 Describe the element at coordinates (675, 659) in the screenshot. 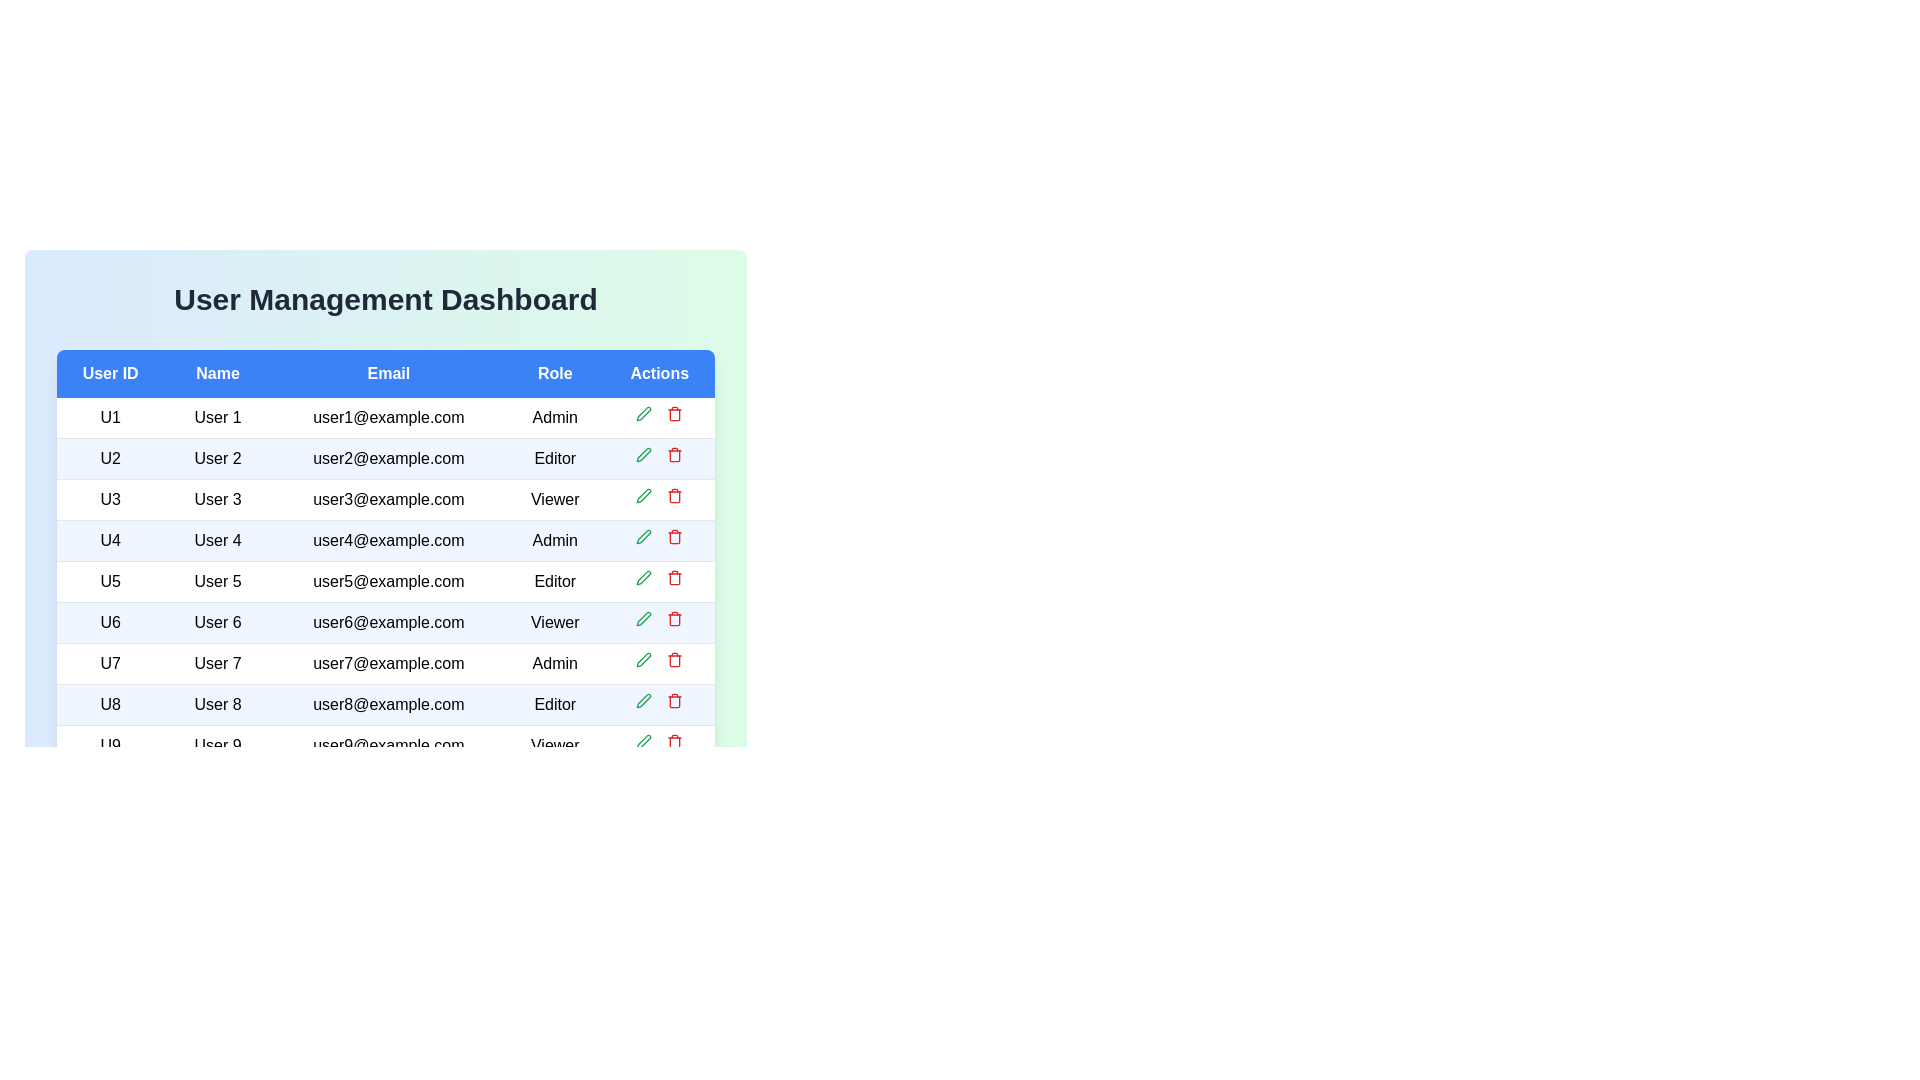

I see `delete button for the user with ID U7` at that location.